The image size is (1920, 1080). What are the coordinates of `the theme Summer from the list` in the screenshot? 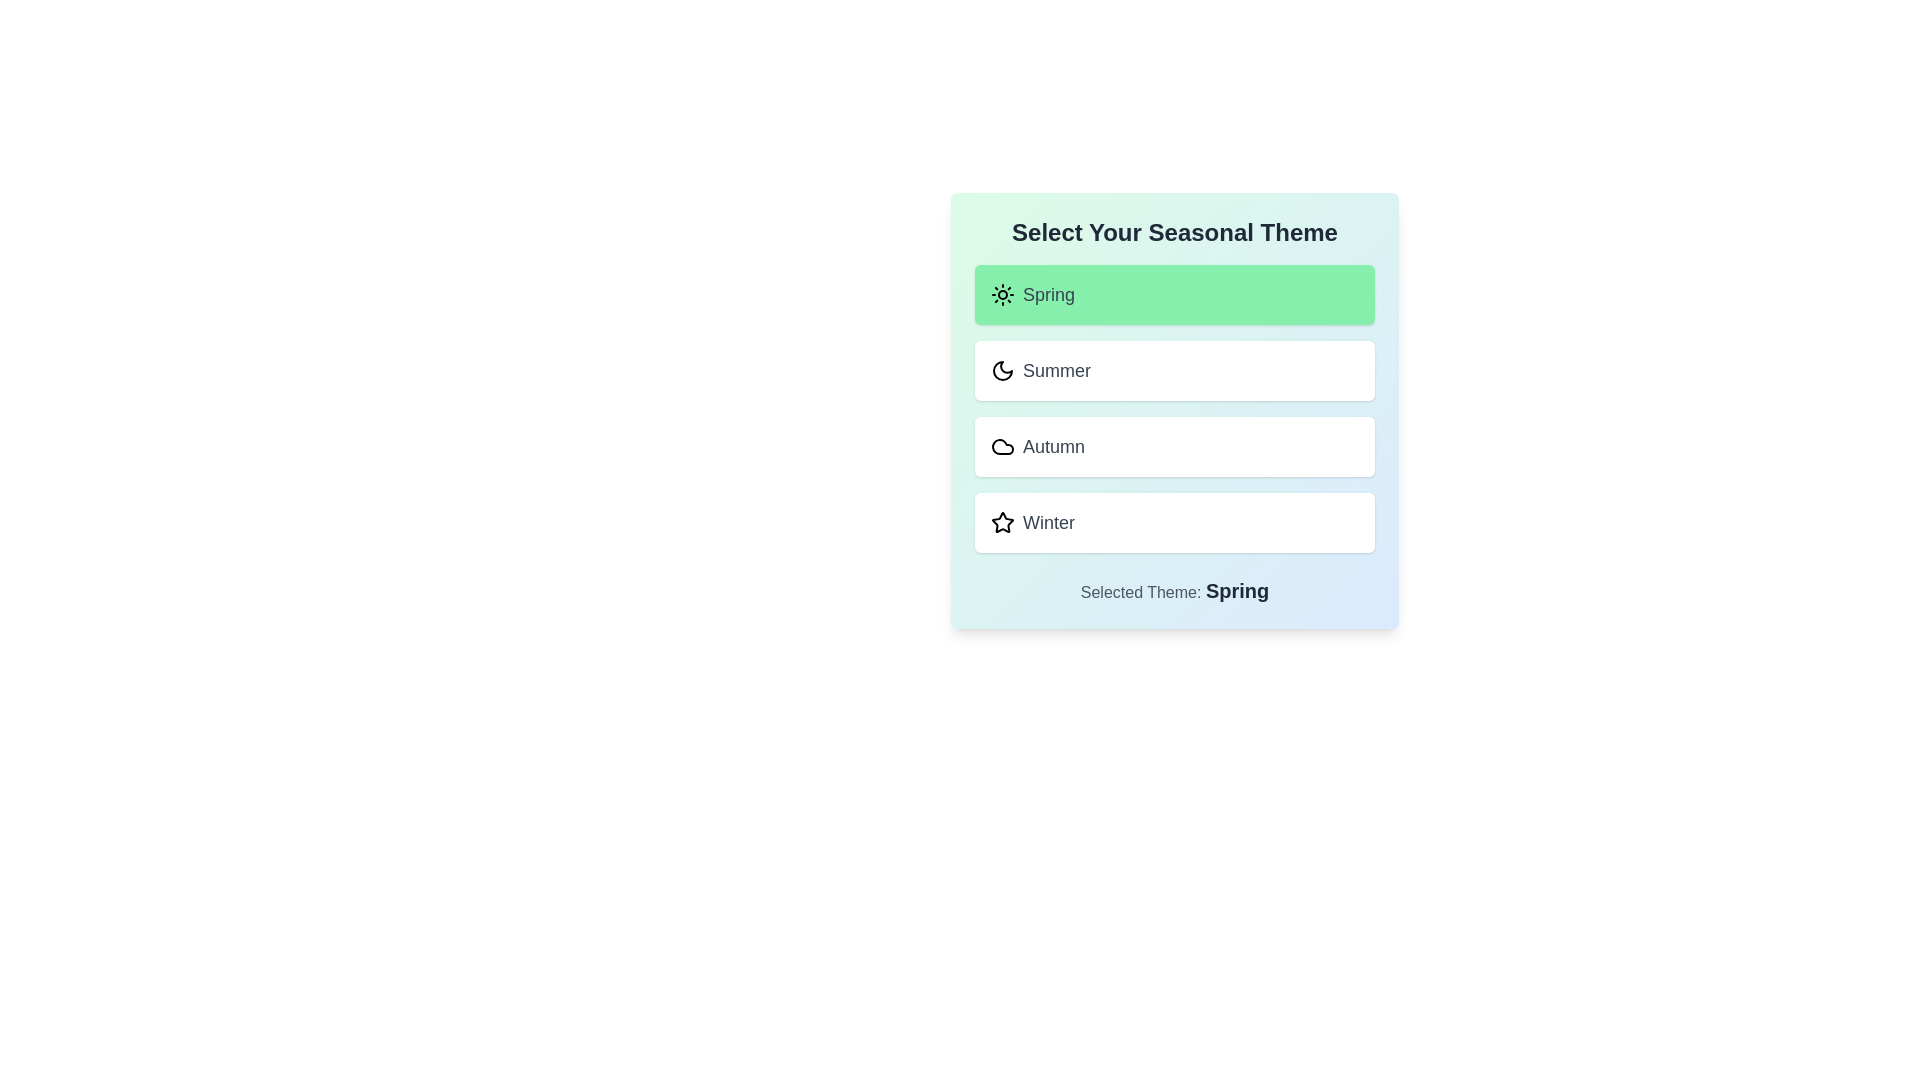 It's located at (1175, 370).